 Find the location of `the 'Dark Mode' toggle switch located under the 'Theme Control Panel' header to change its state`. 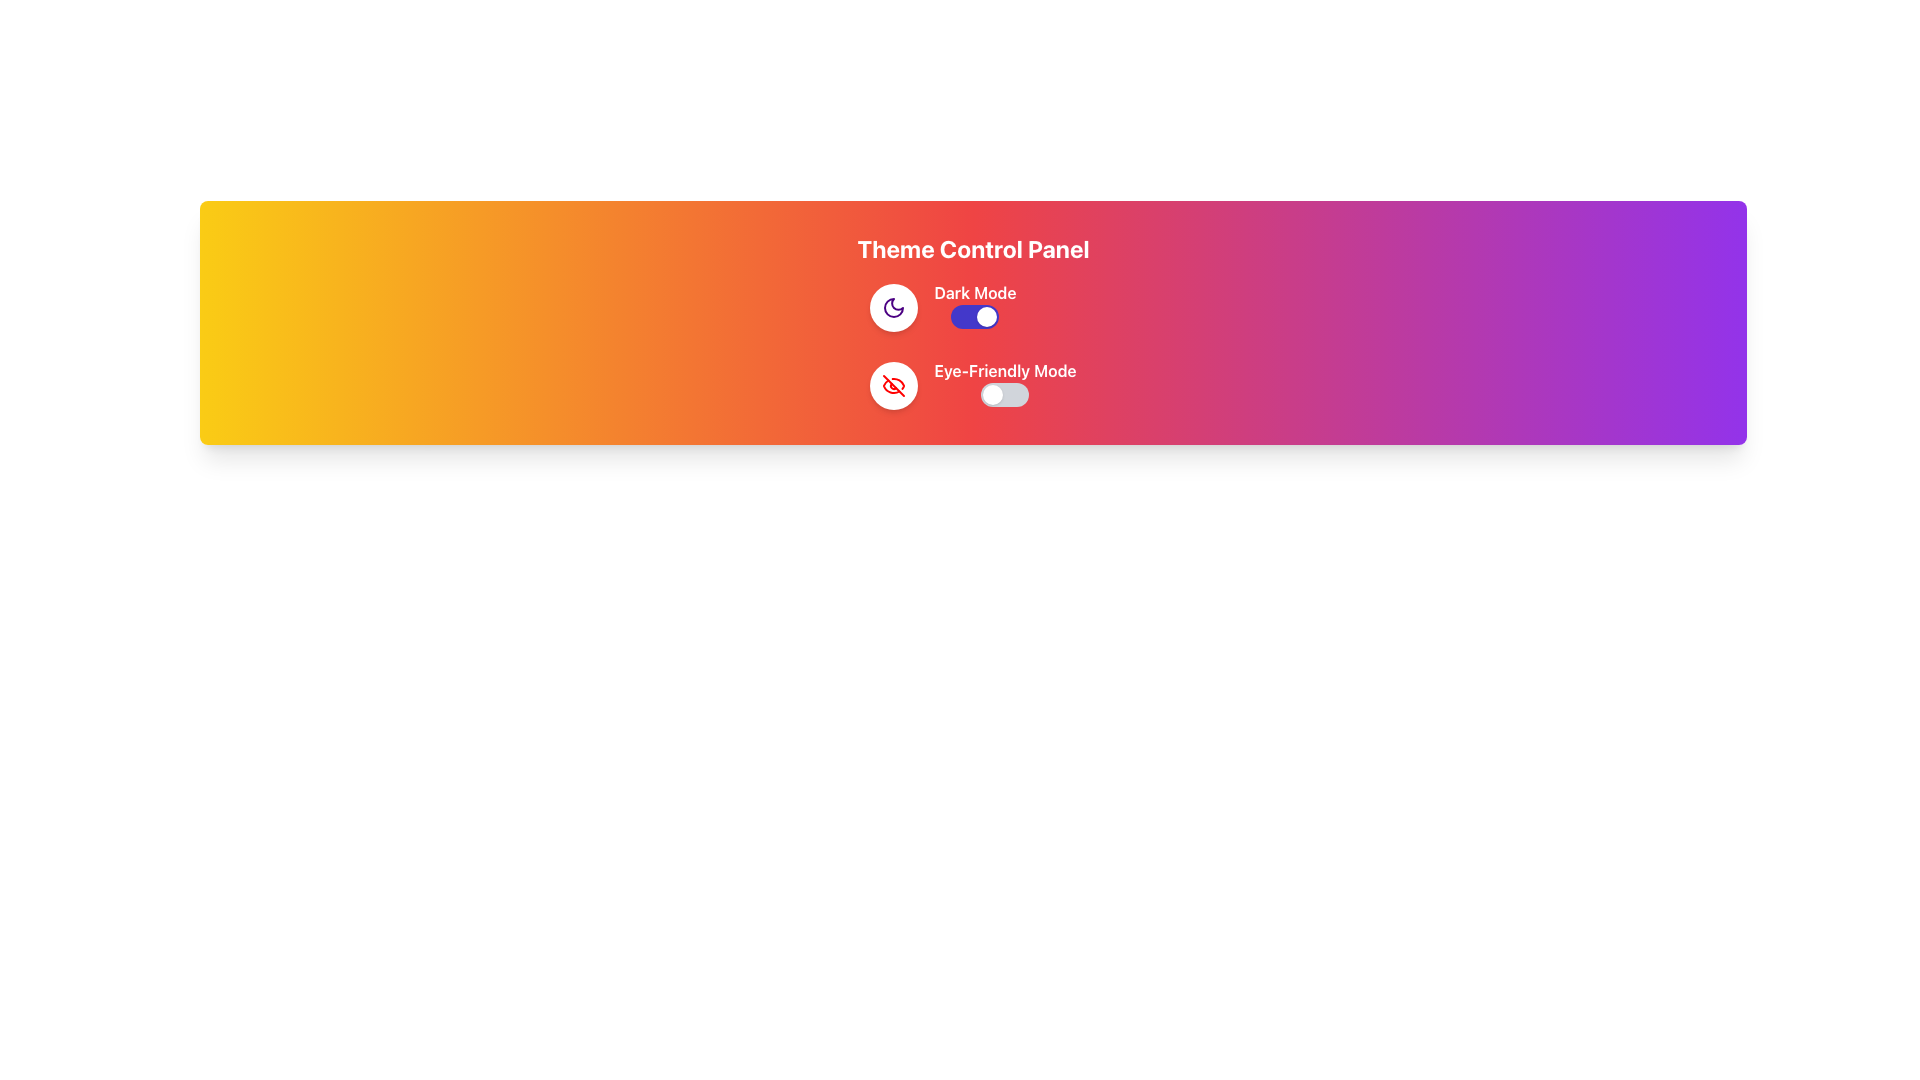

the 'Dark Mode' toggle switch located under the 'Theme Control Panel' header to change its state is located at coordinates (973, 308).